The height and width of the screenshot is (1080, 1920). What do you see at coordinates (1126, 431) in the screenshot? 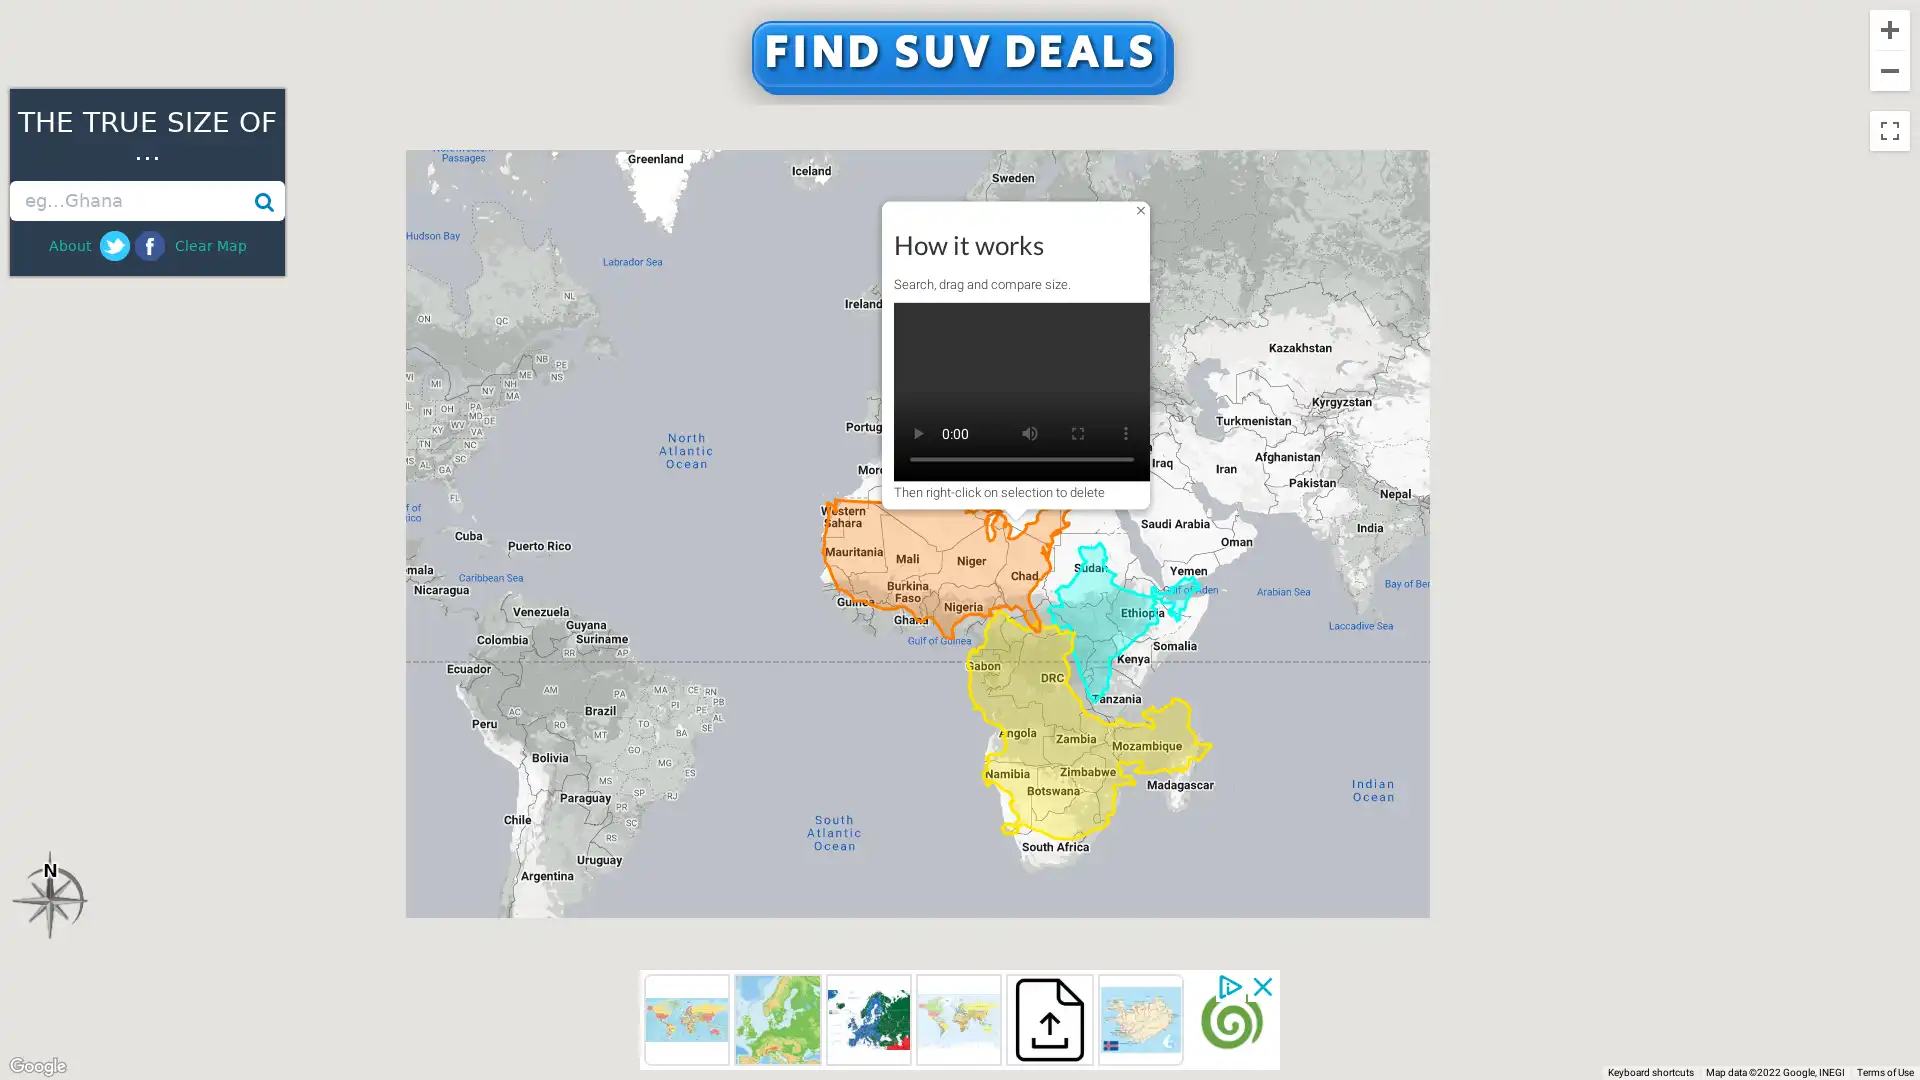
I see `show more media controls` at bounding box center [1126, 431].